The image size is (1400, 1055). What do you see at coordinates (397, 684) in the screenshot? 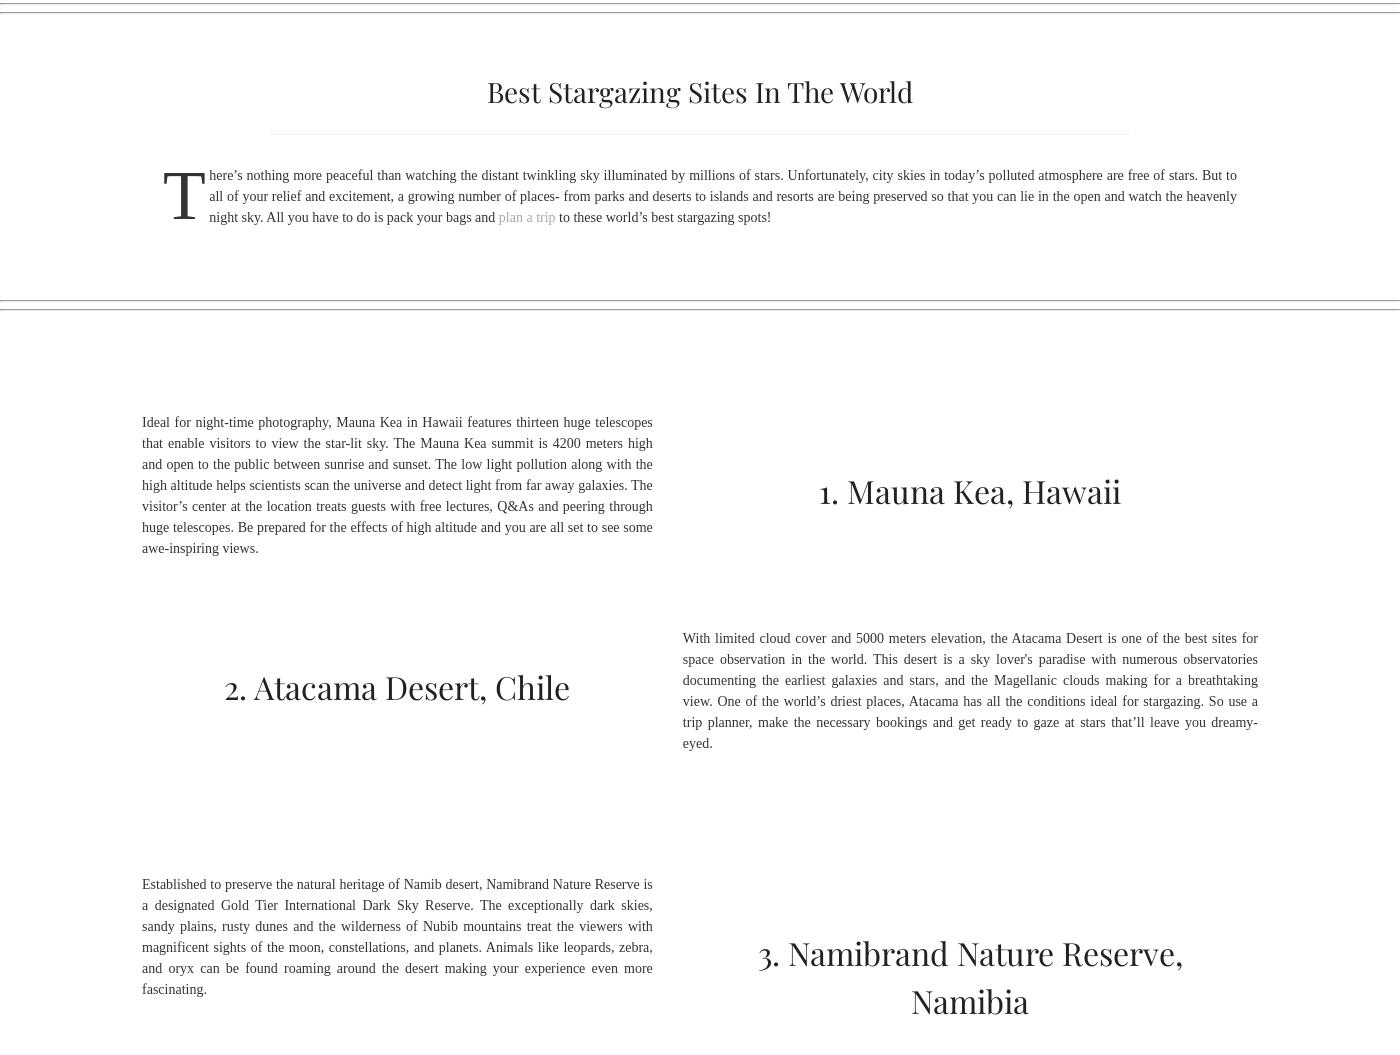
I see `'2. Atacama Desert, Chile'` at bounding box center [397, 684].